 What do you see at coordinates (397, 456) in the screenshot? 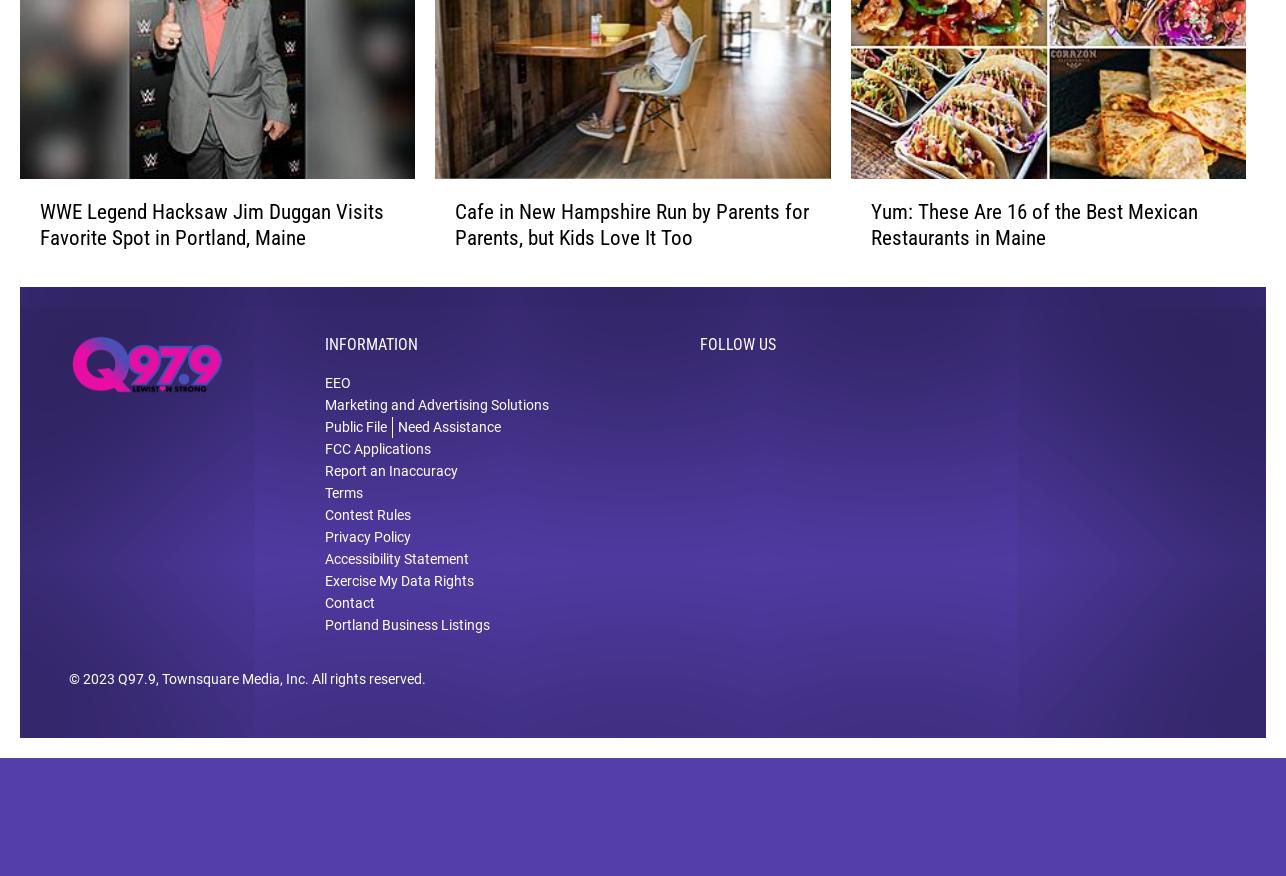
I see `'Need Assistance'` at bounding box center [397, 456].